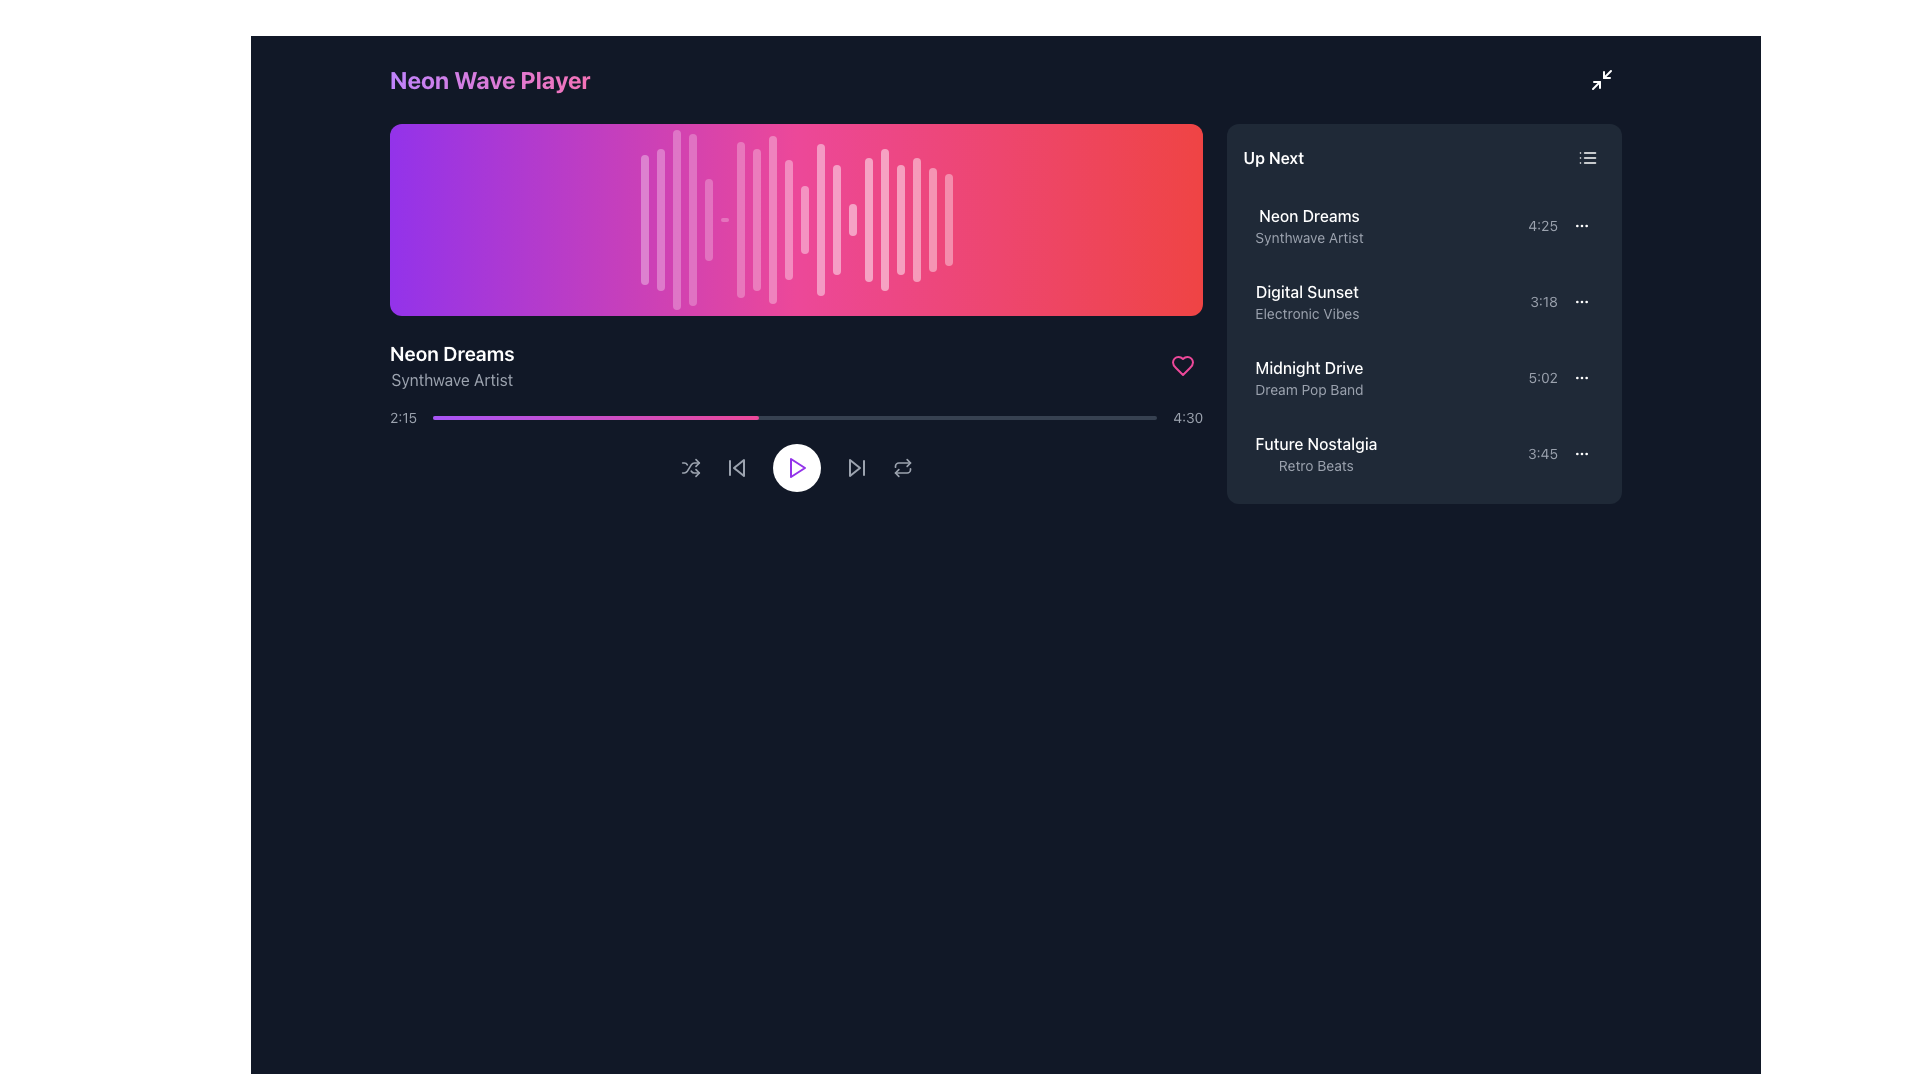 The width and height of the screenshot is (1920, 1080). I want to click on the second song entry in the playlist, located in the 'Up Next' section, to play the song, so click(1423, 301).